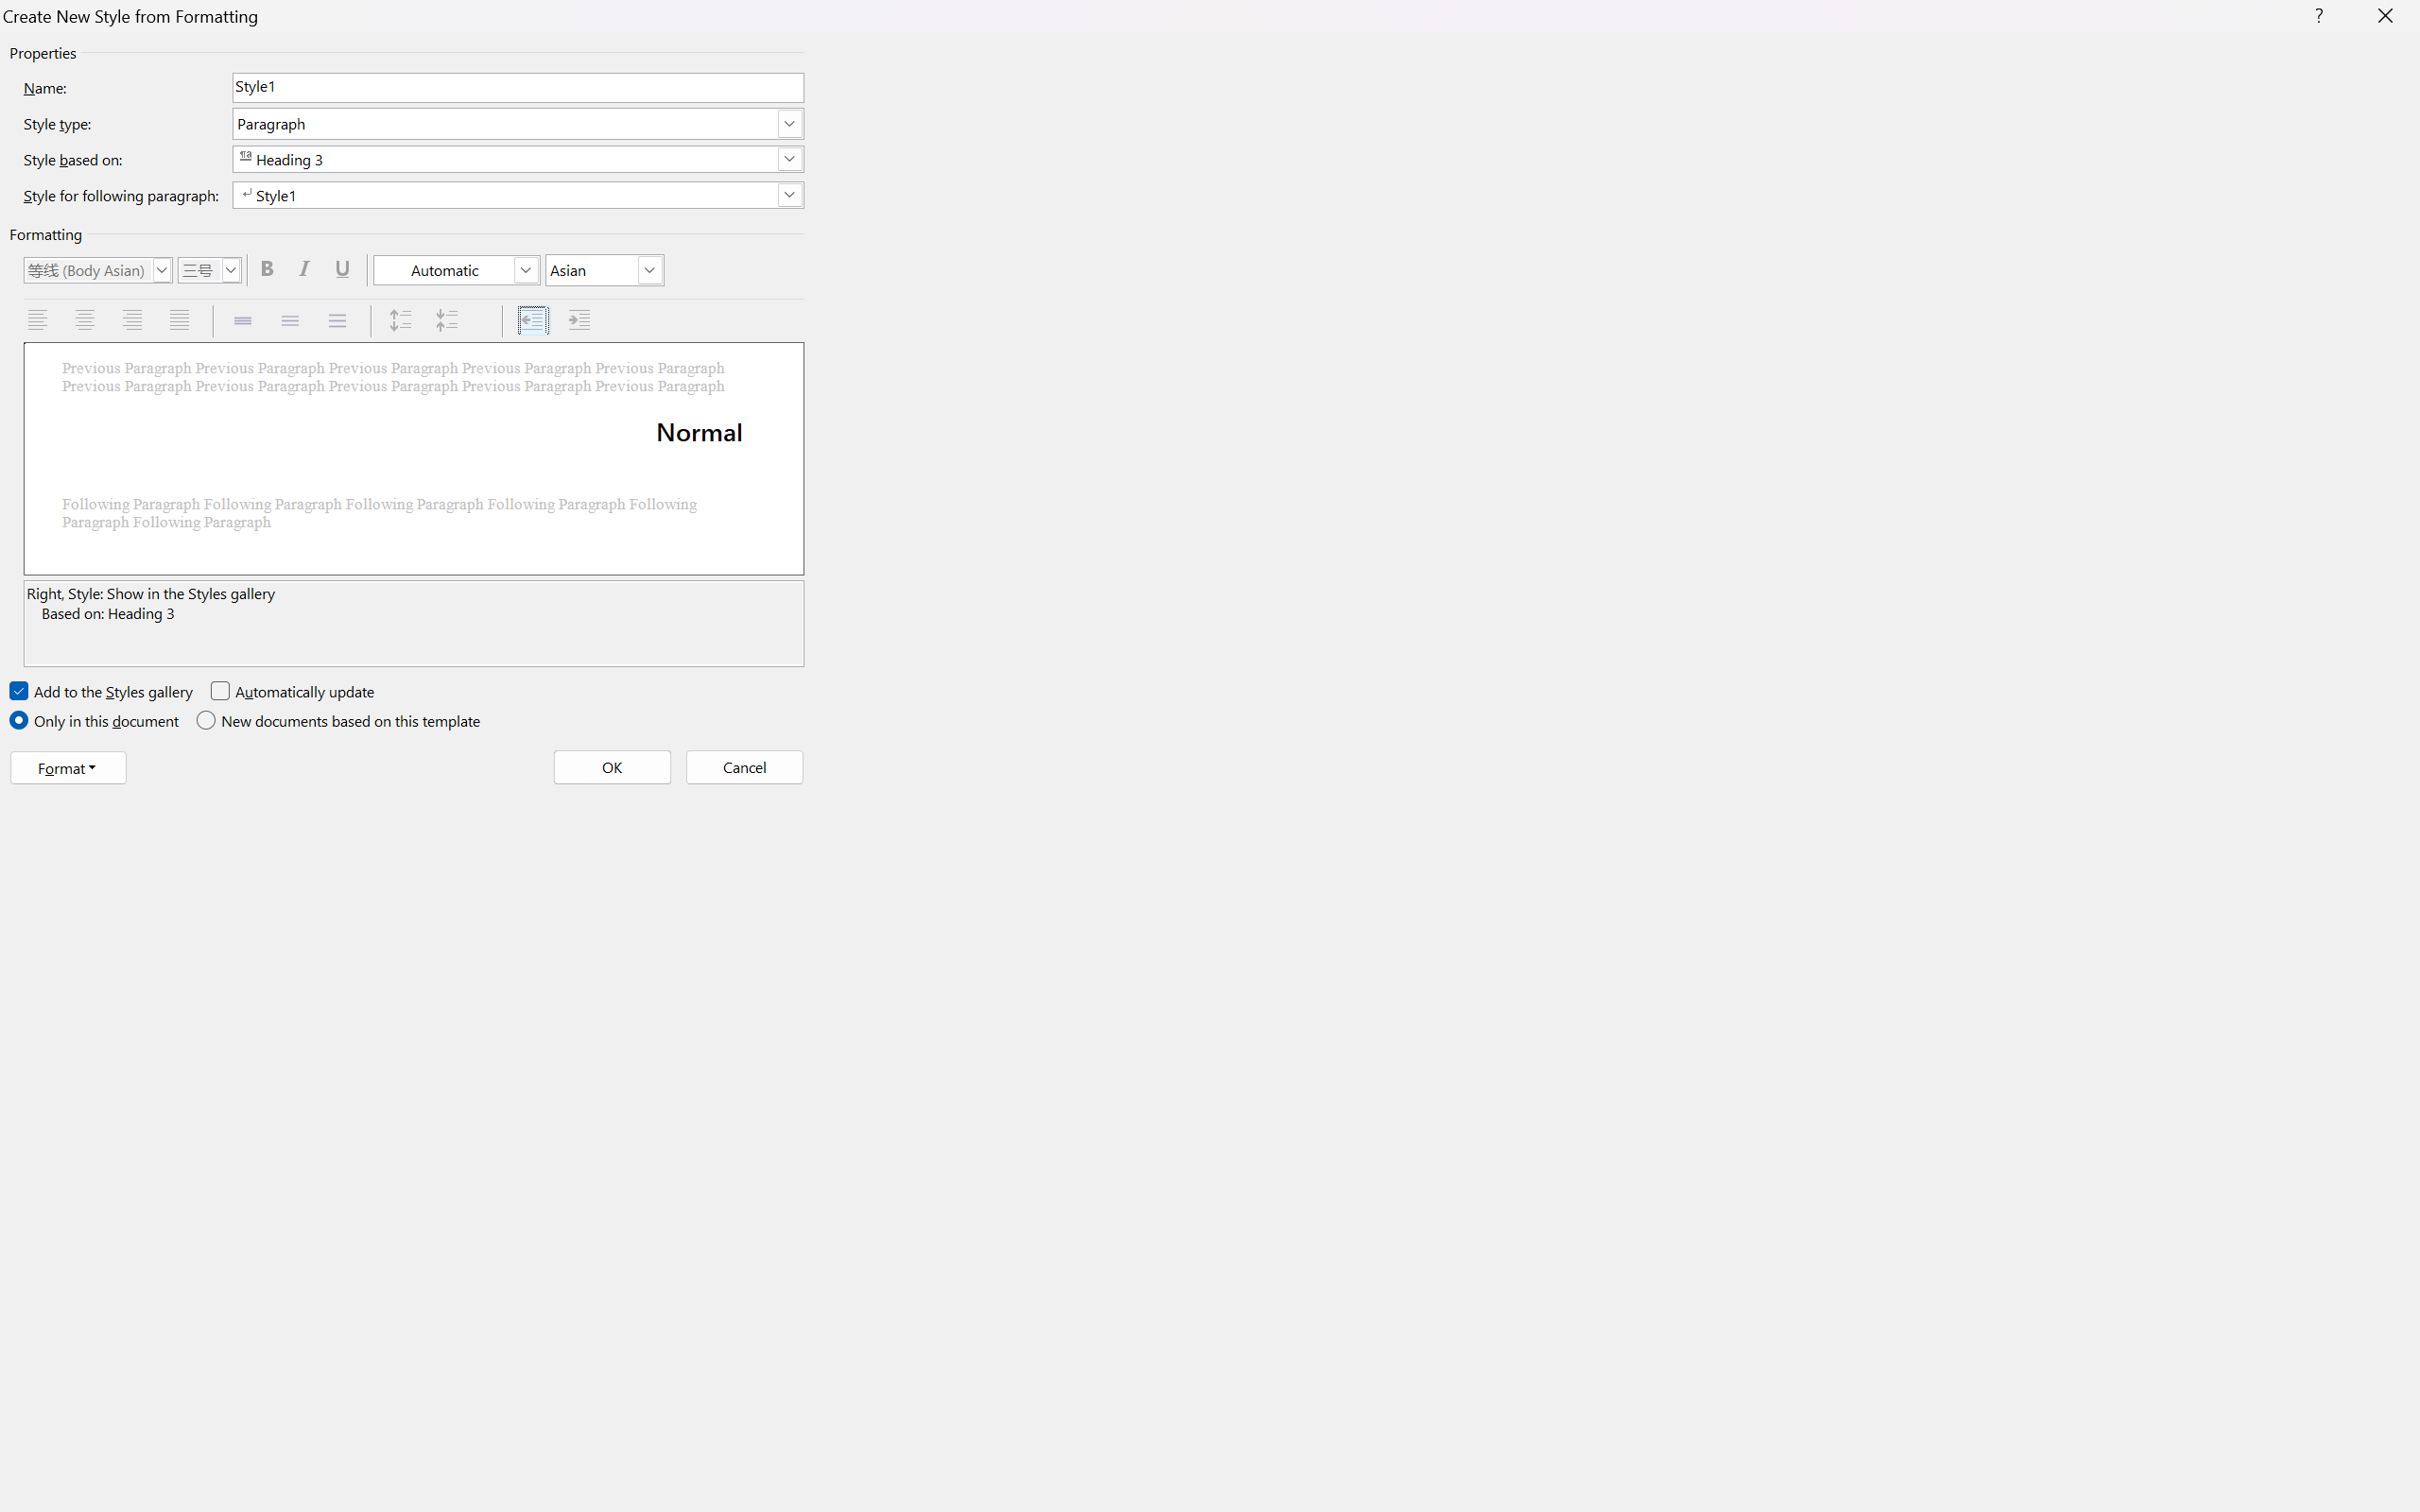 This screenshot has width=2420, height=1512. Describe the element at coordinates (533, 320) in the screenshot. I see `'Decrease Indent'` at that location.